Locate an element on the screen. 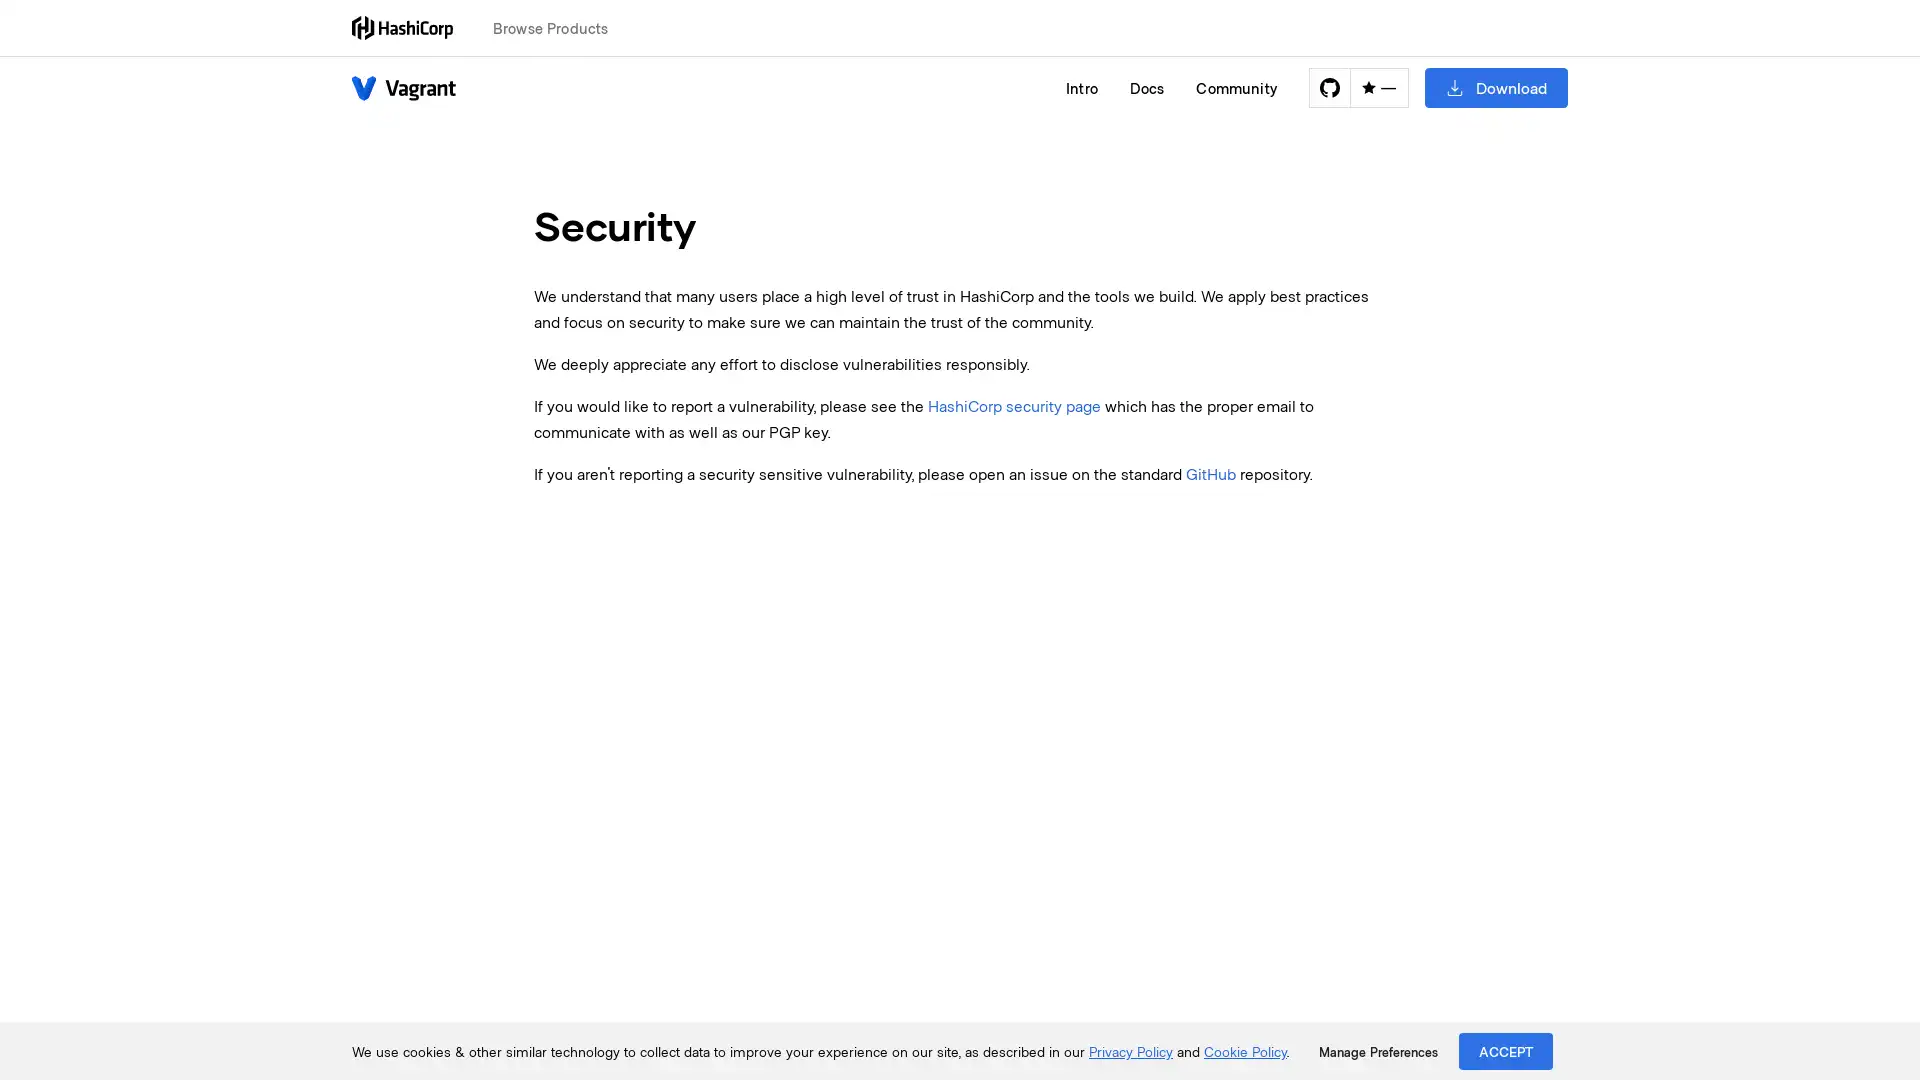  Manage Preferences is located at coordinates (1377, 1051).